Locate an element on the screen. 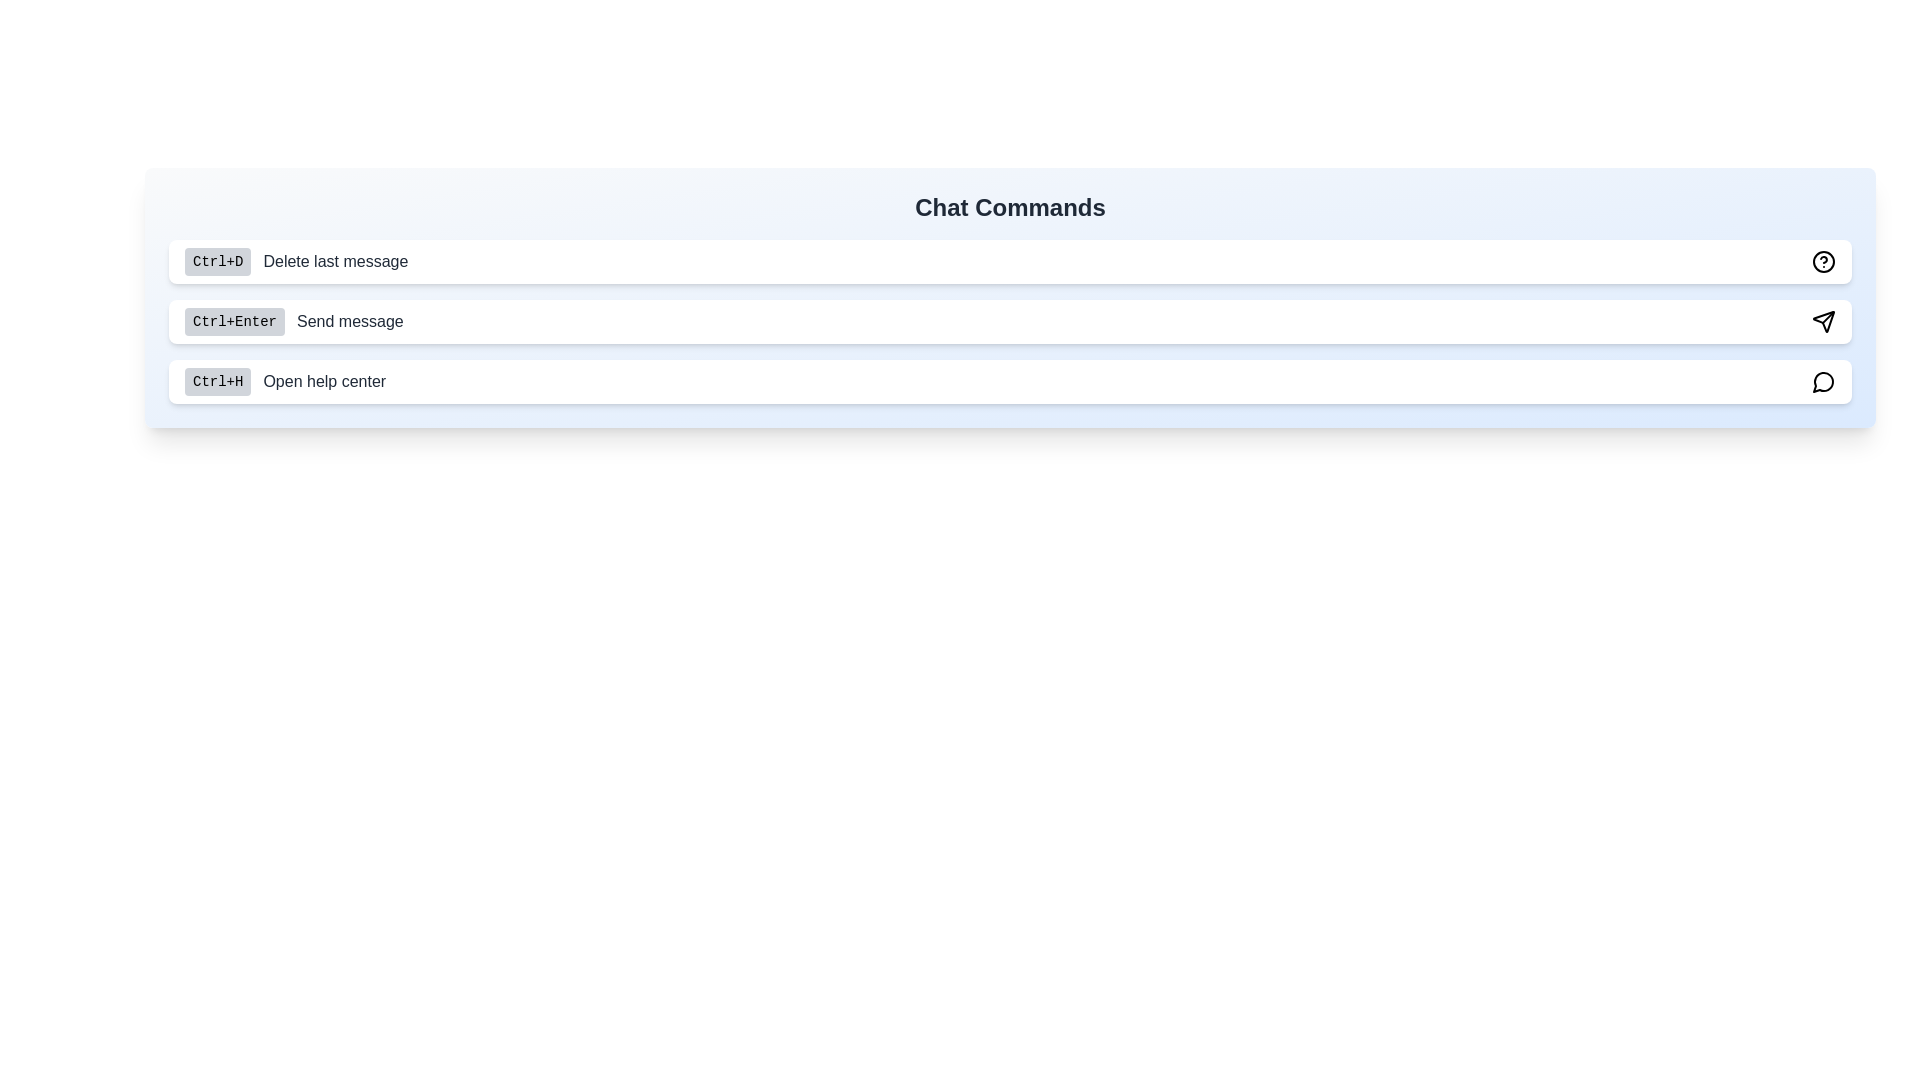  the informational text that describes the shortcut 'Ctrl+H' for 'Open help center', which is the third item in a vertical list of command shortcut descriptions is located at coordinates (284, 381).